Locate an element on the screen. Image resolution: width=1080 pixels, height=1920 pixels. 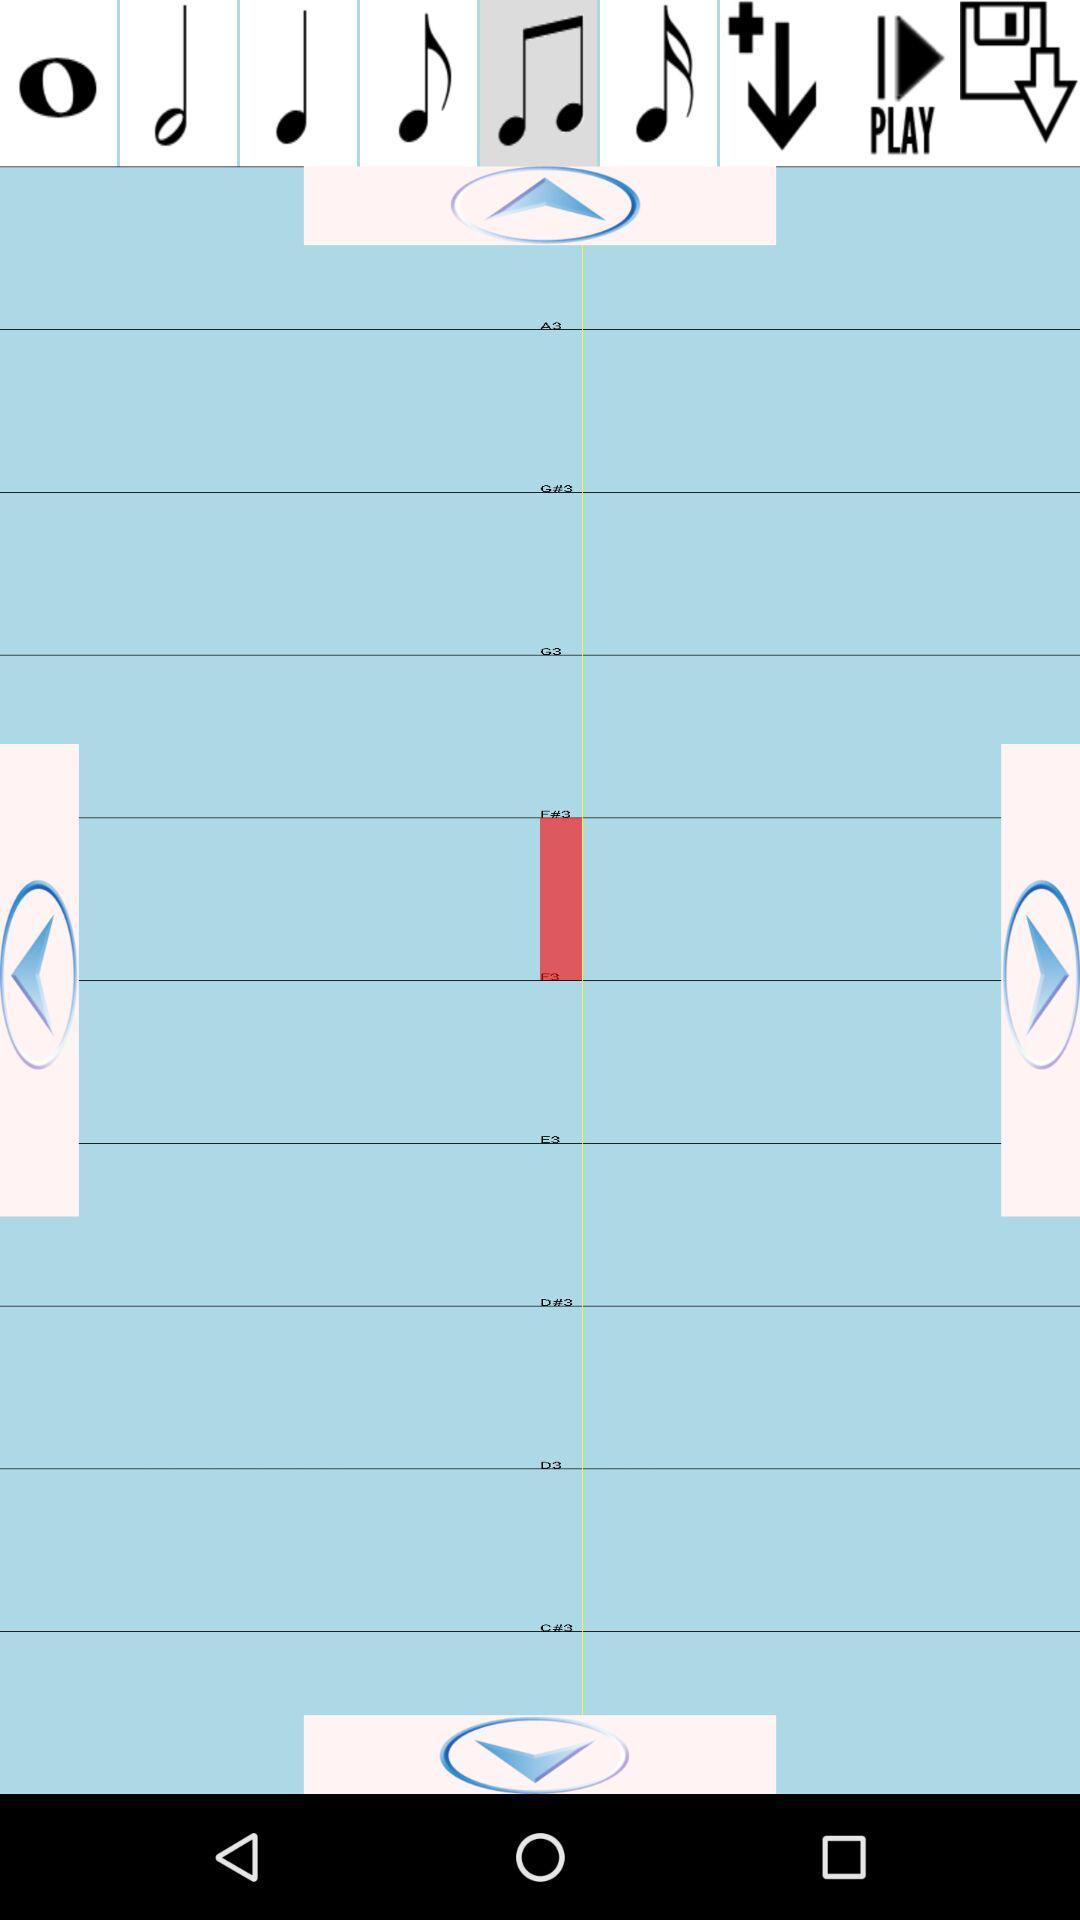
switch music logo is located at coordinates (417, 82).